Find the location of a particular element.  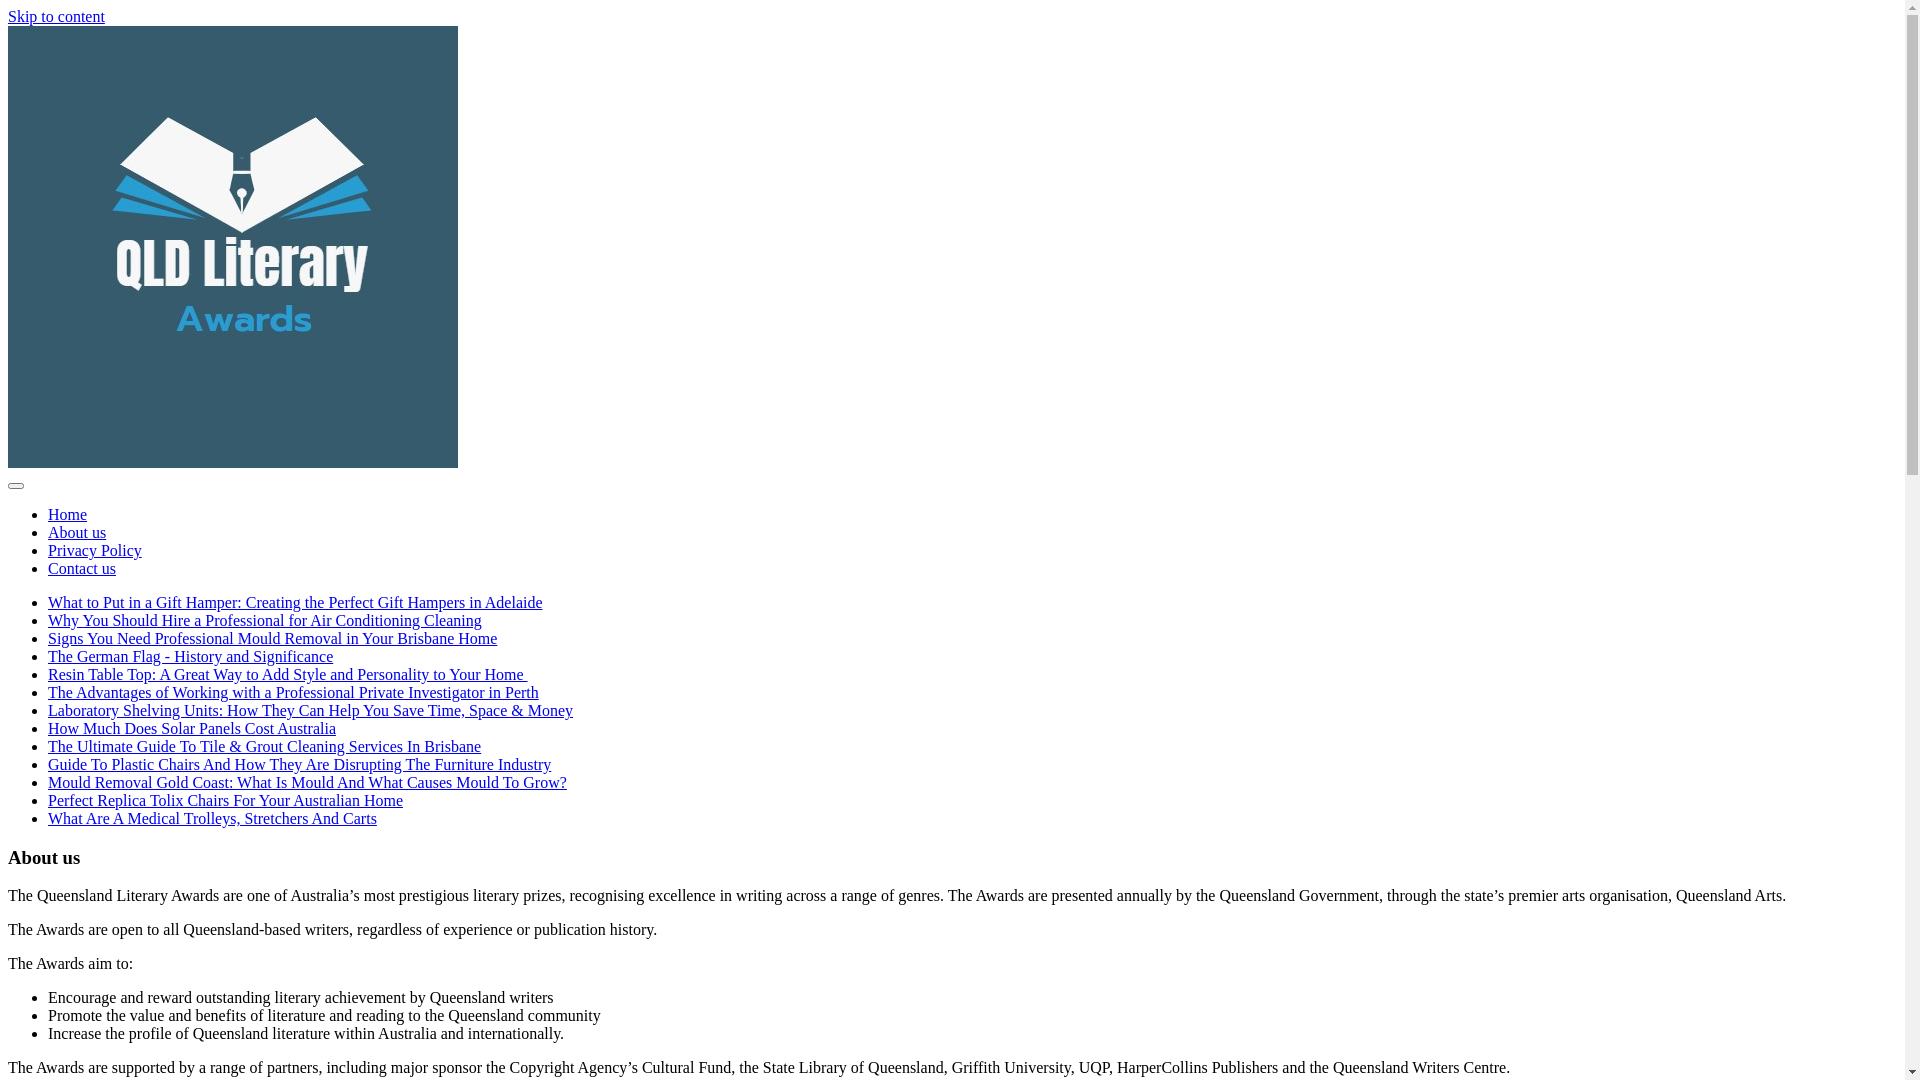

'Privacy Policy' is located at coordinates (94, 550).